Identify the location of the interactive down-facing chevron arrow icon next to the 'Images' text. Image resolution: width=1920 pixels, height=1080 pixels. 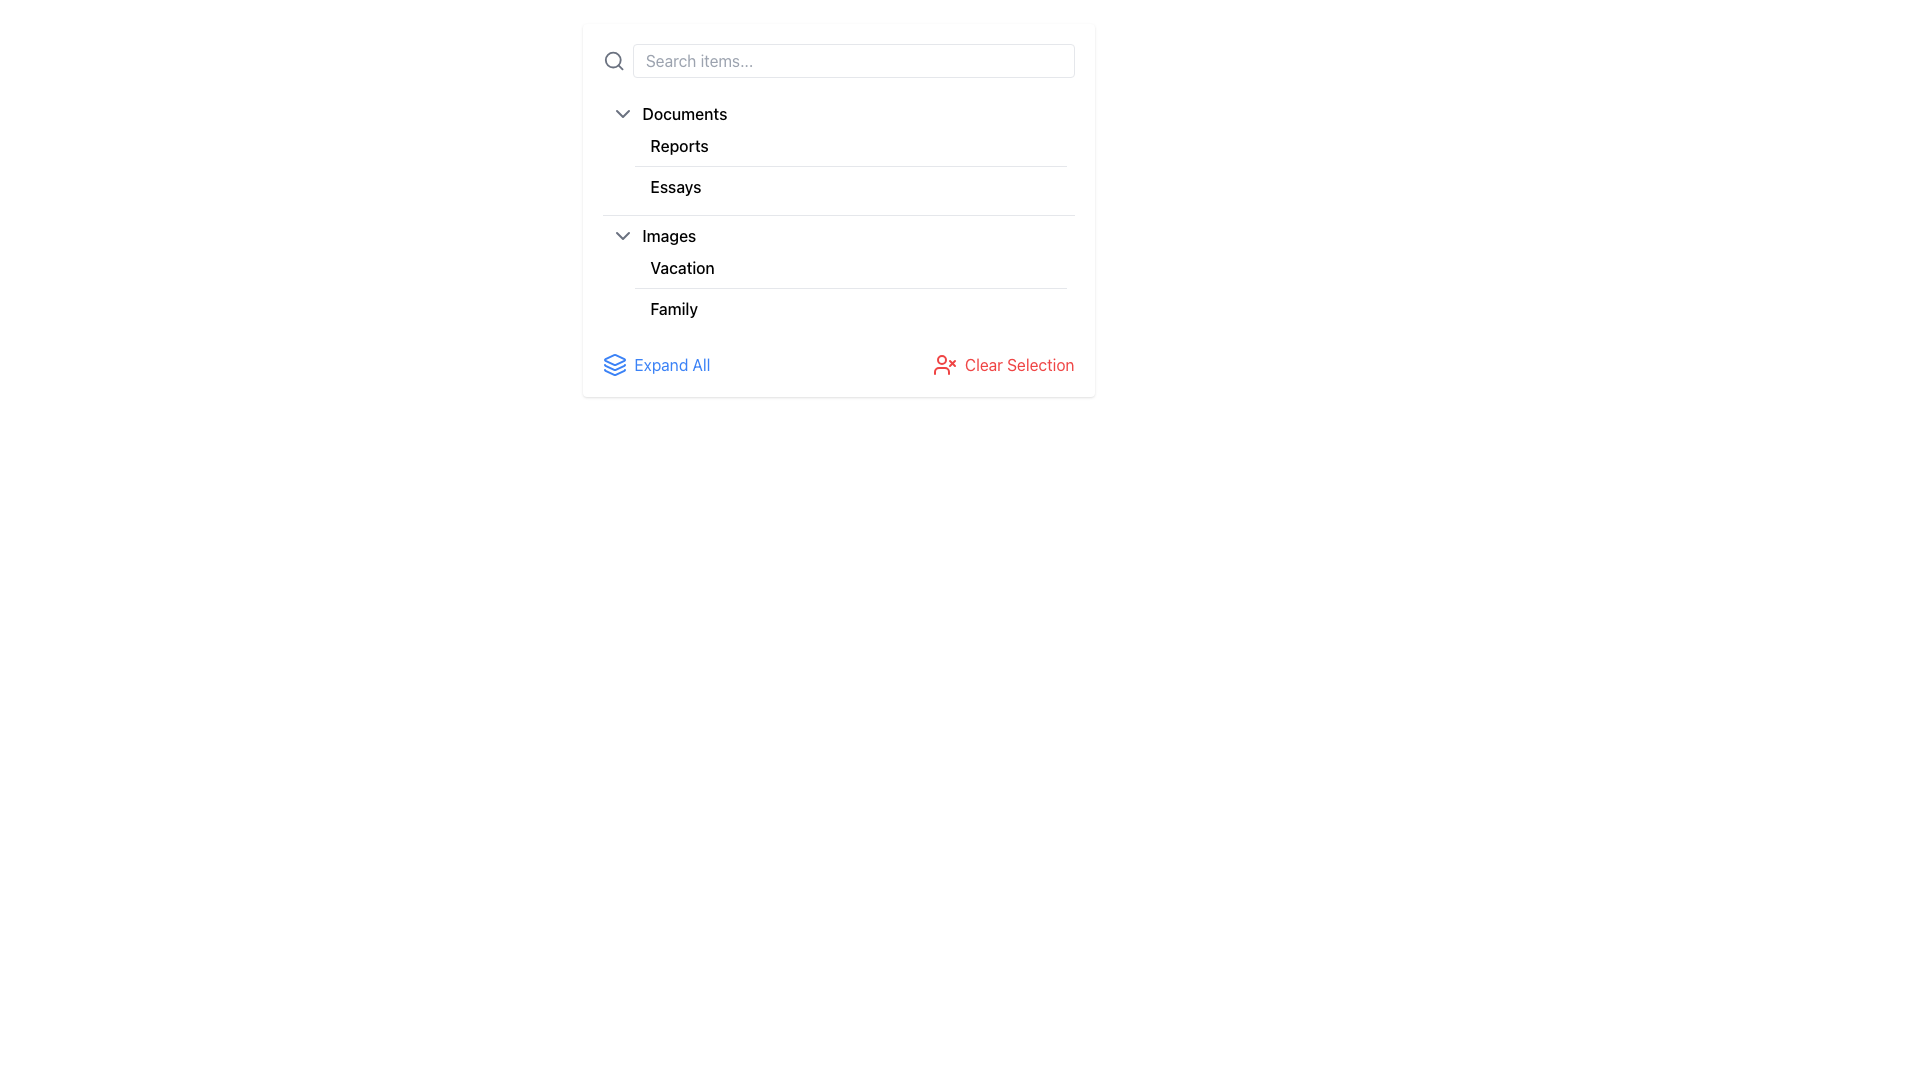
(621, 234).